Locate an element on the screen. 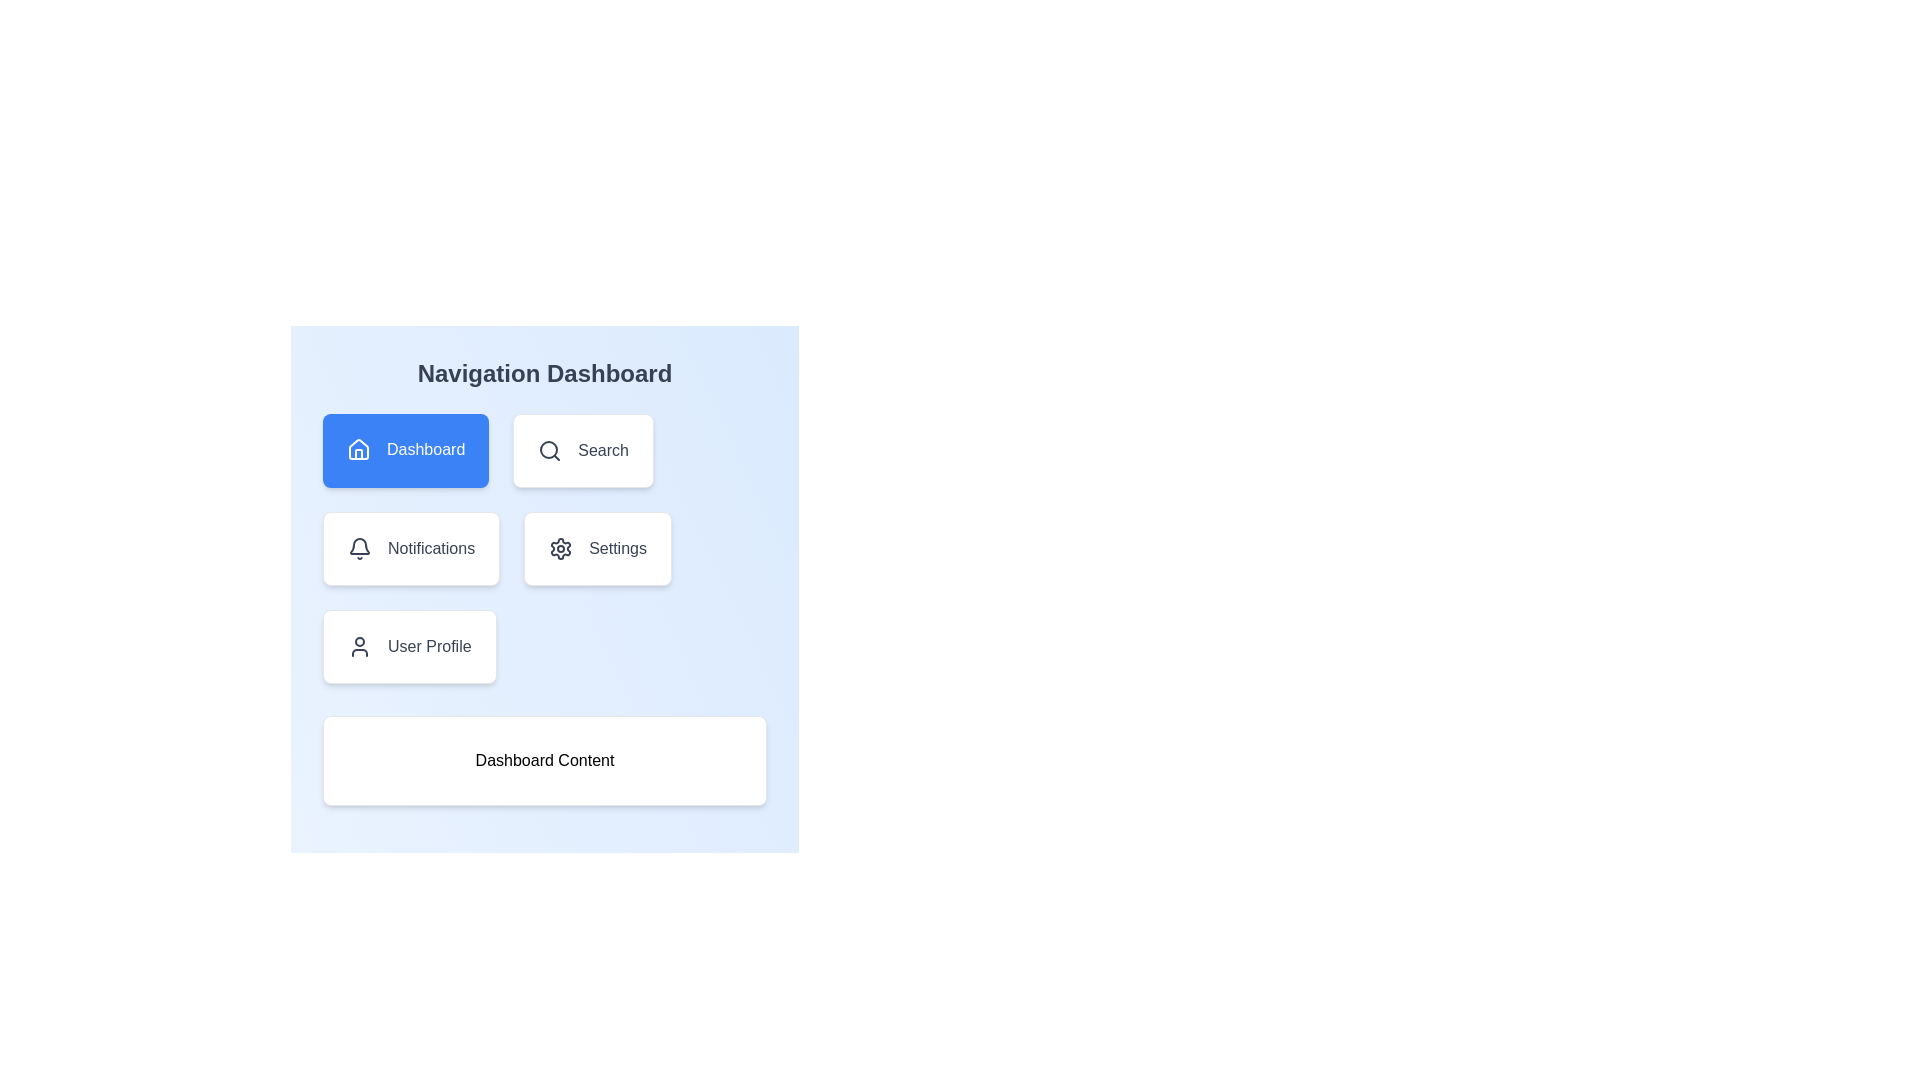  the 'Dashboard' icon located at the top left of the 'Navigation Dashboard' interface is located at coordinates (359, 450).